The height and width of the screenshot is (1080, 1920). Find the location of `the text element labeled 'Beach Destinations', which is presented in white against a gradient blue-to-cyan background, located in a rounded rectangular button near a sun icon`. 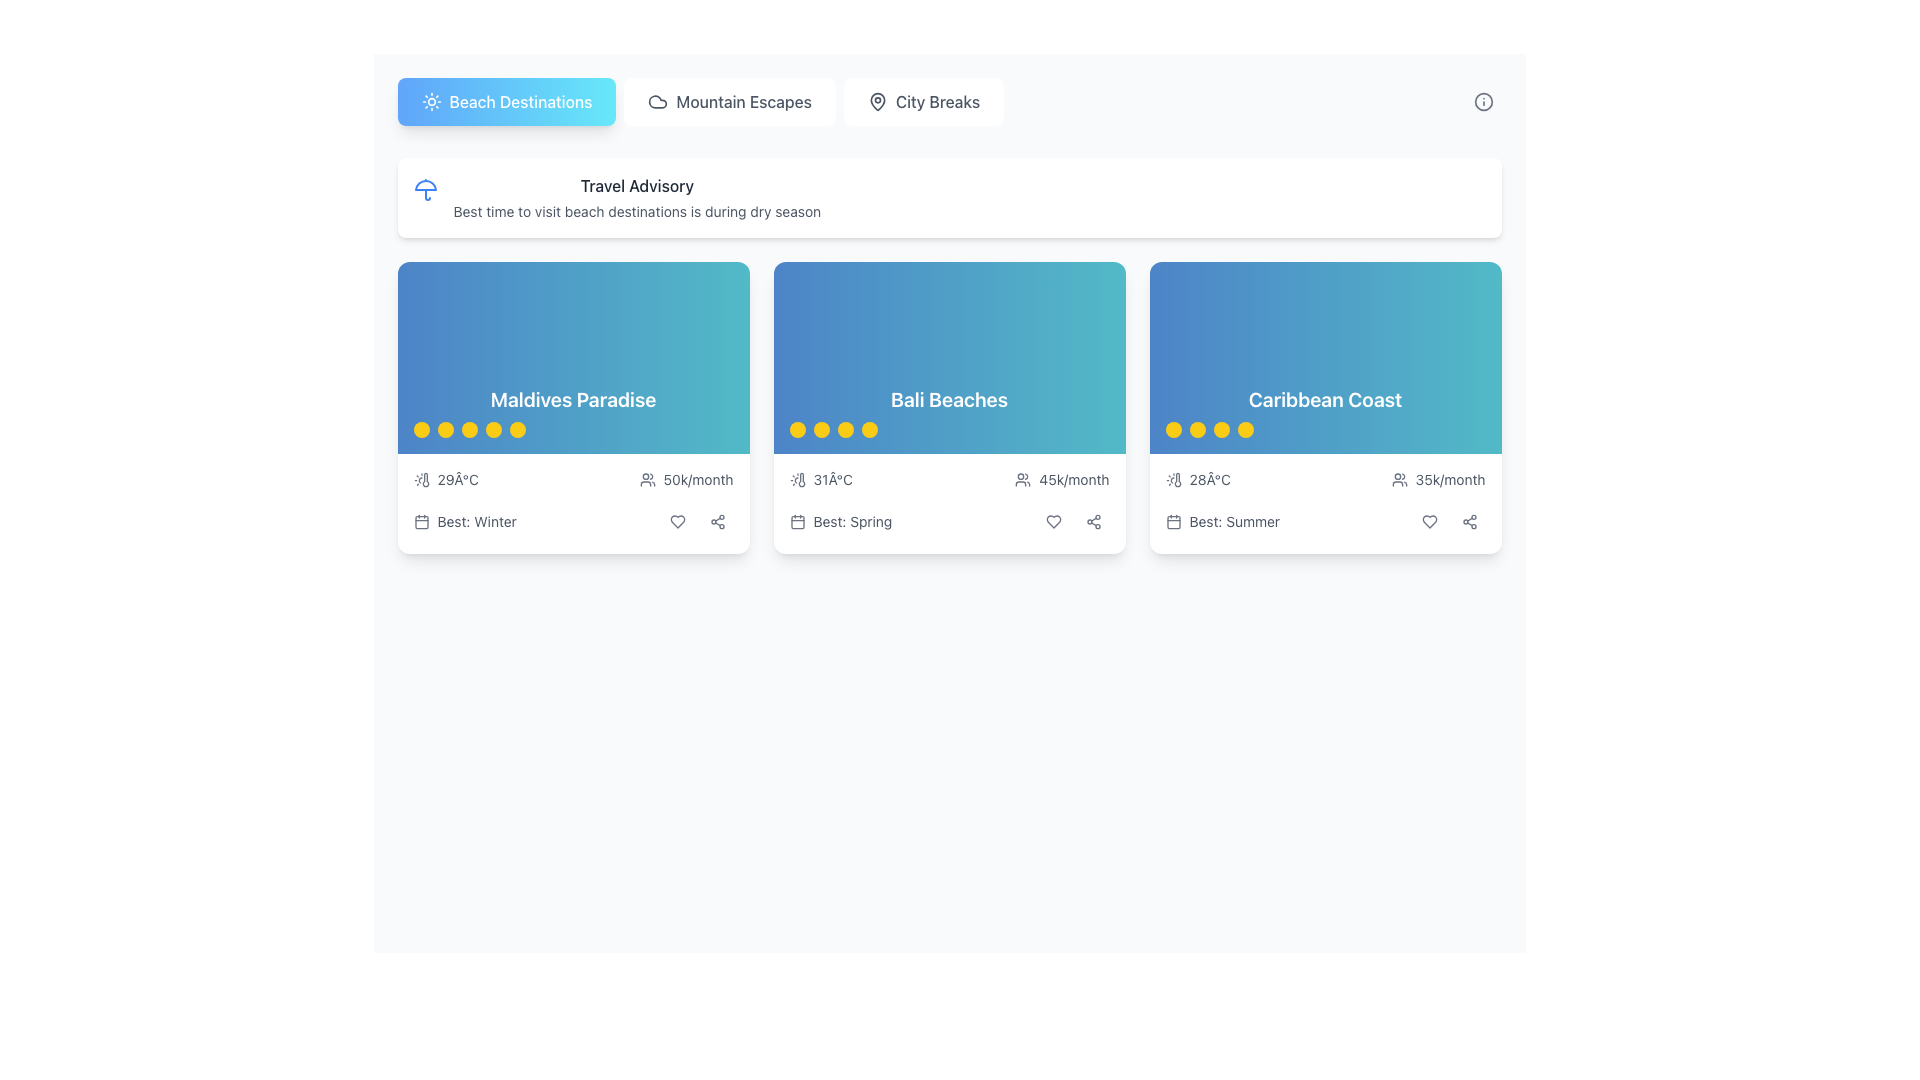

the text element labeled 'Beach Destinations', which is presented in white against a gradient blue-to-cyan background, located in a rounded rectangular button near a sun icon is located at coordinates (520, 101).